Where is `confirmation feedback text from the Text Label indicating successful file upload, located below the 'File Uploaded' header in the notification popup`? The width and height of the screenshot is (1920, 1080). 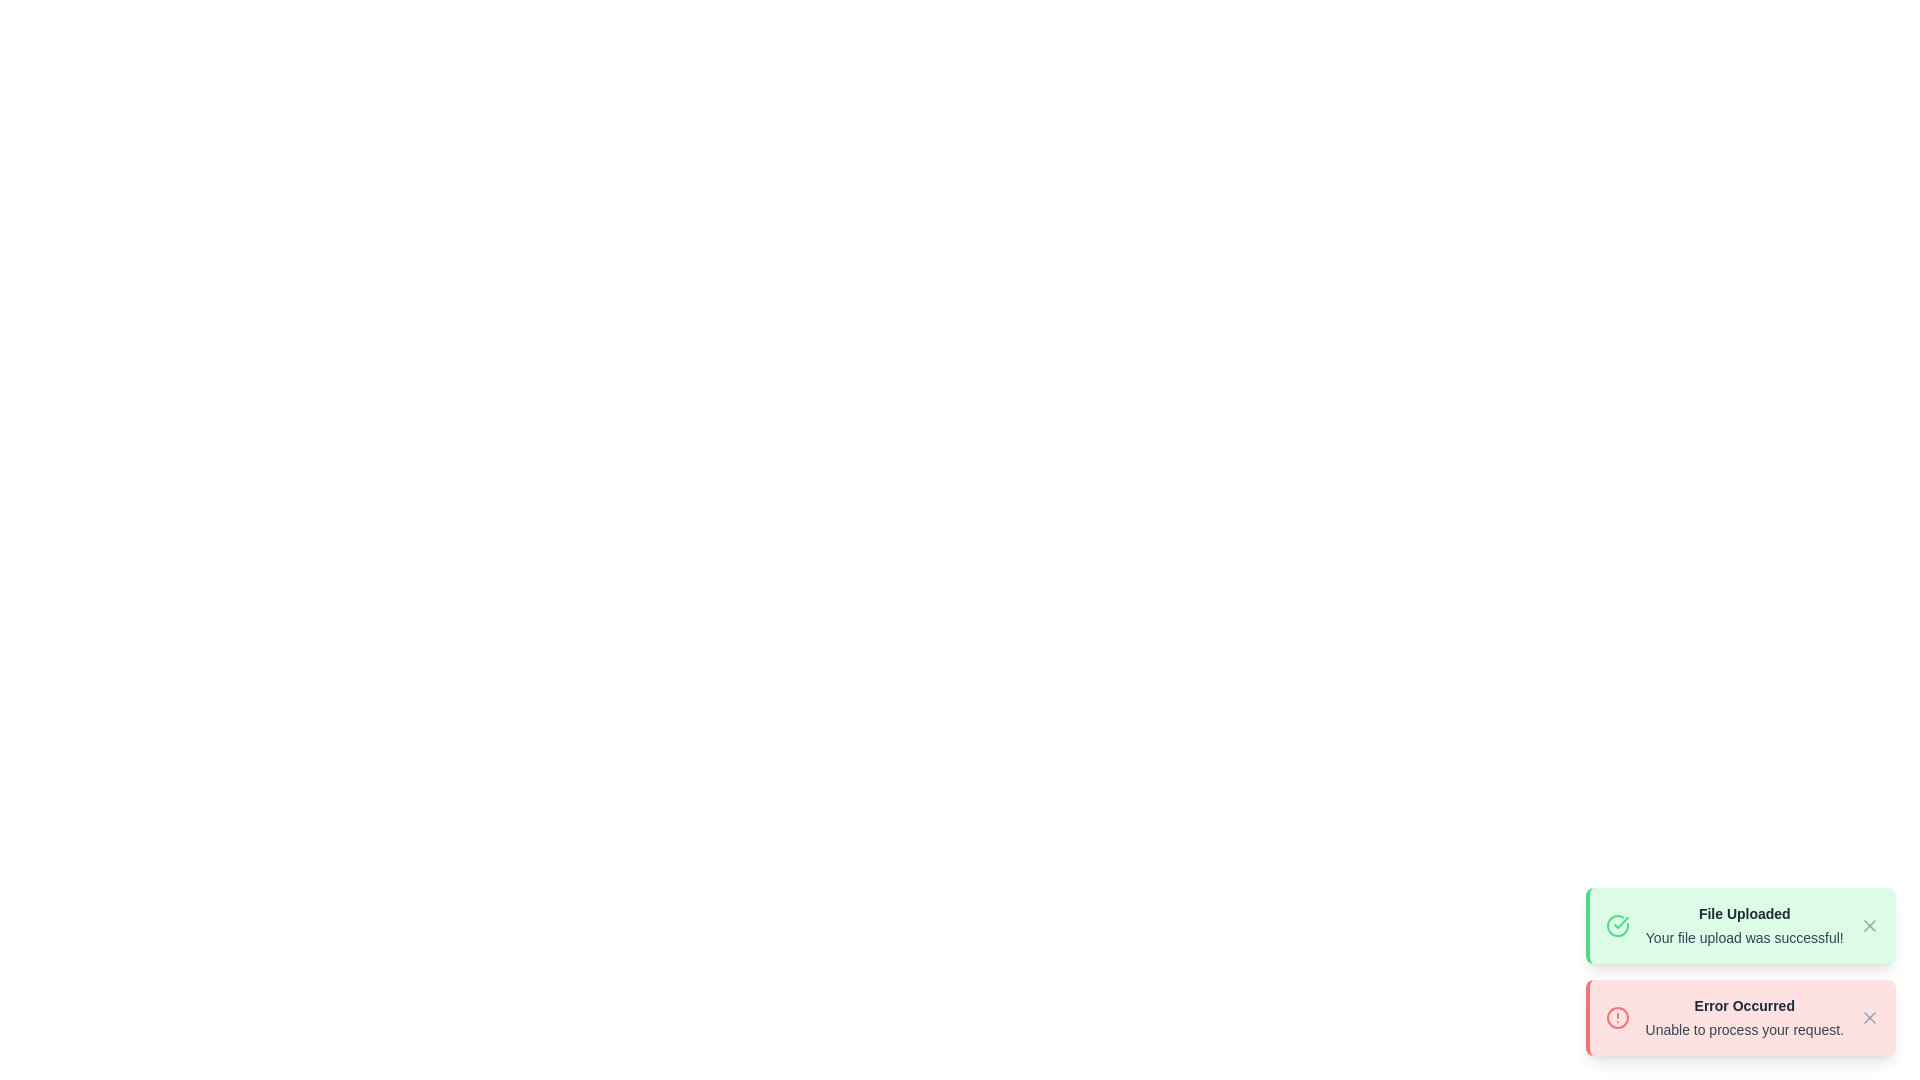
confirmation feedback text from the Text Label indicating successful file upload, located below the 'File Uploaded' header in the notification popup is located at coordinates (1743, 937).